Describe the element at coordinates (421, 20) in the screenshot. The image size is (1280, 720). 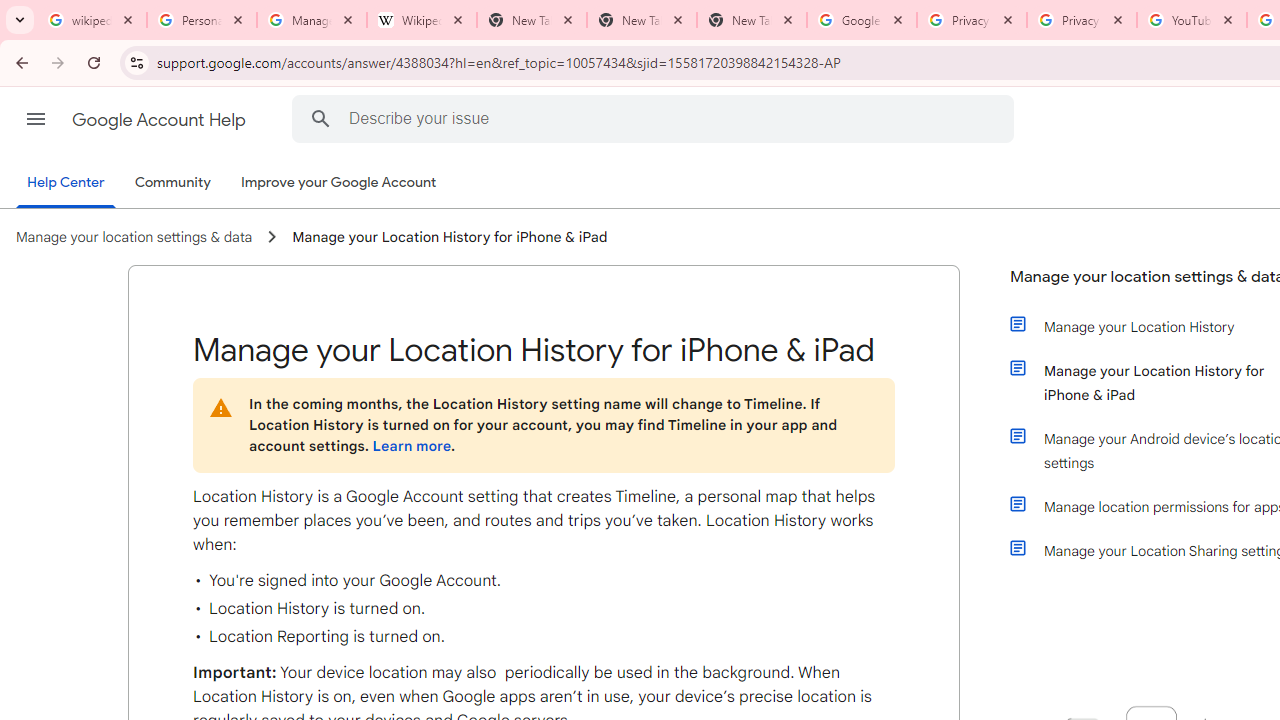
I see `'Wikipedia:Edit requests - Wikipedia'` at that location.